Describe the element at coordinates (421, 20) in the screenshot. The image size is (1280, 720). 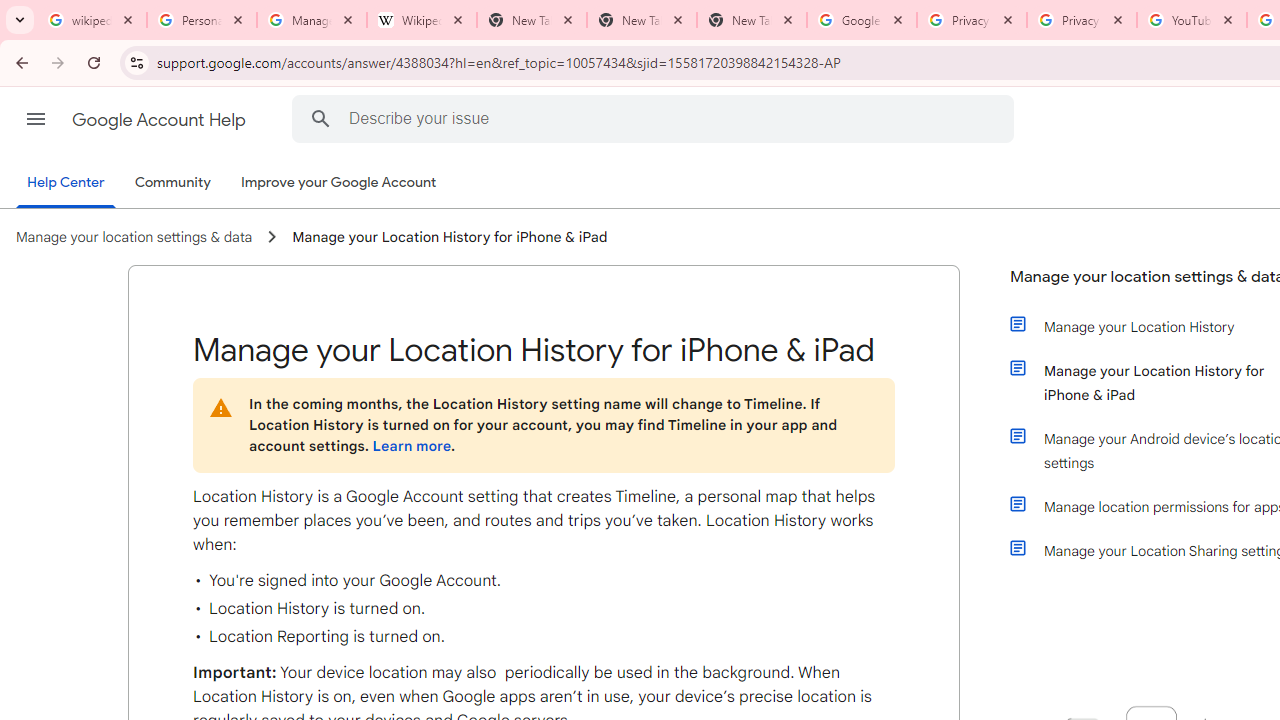
I see `'Wikipedia:Edit requests - Wikipedia'` at that location.